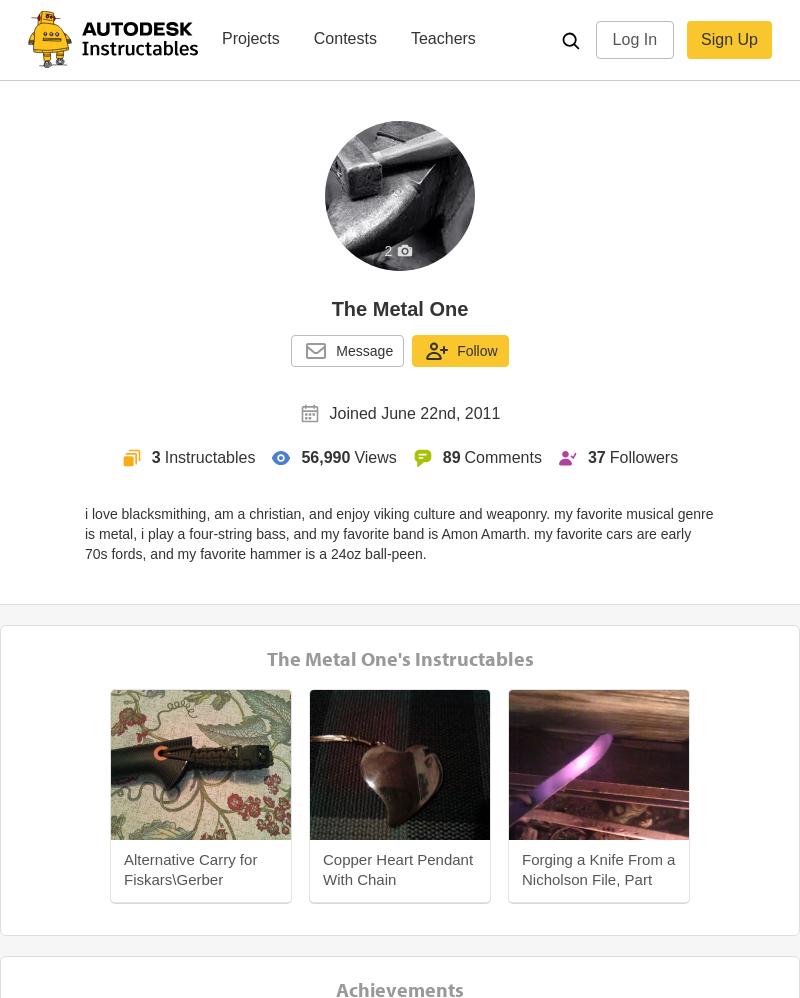 The width and height of the screenshot is (800, 998). What do you see at coordinates (597, 878) in the screenshot?
I see `'Forging a Knife From a Nicholson File, Part One'` at bounding box center [597, 878].